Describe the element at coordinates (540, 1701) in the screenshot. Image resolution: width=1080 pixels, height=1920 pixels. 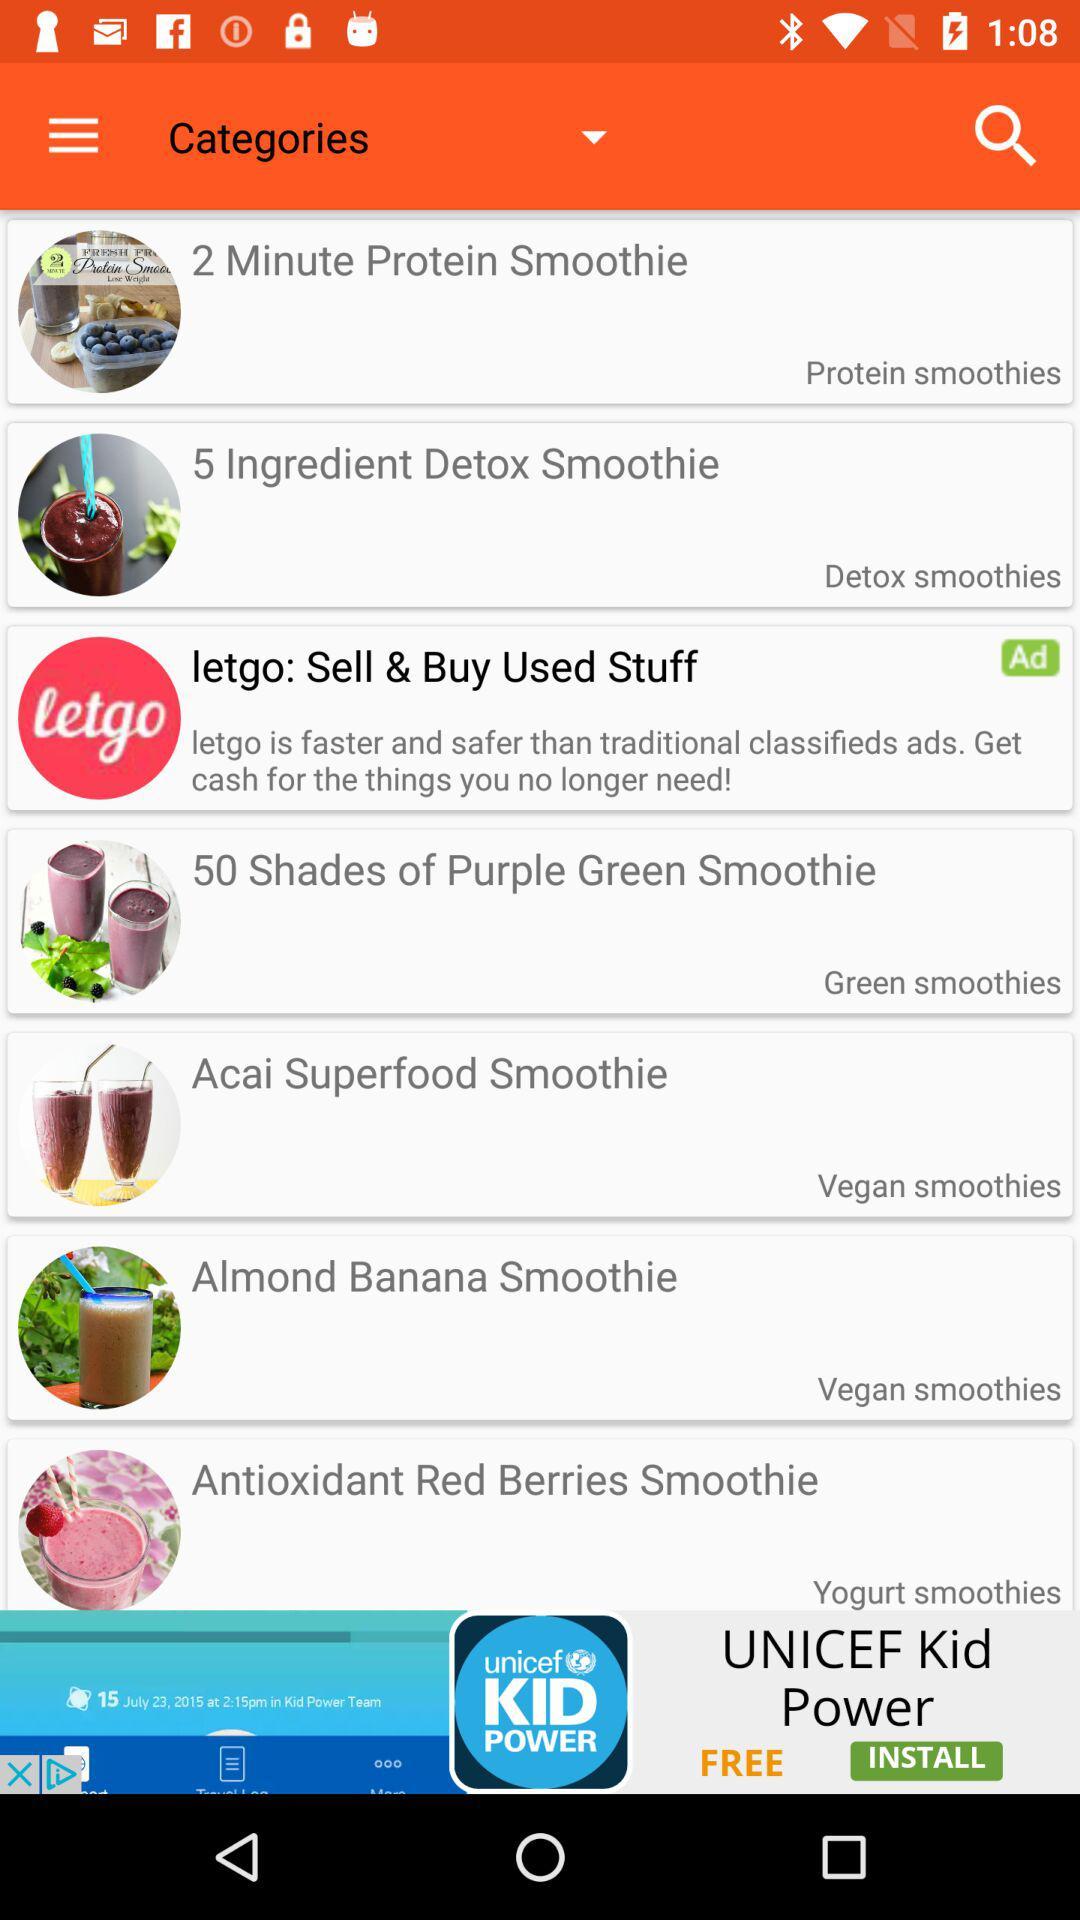
I see `advertisement` at that location.